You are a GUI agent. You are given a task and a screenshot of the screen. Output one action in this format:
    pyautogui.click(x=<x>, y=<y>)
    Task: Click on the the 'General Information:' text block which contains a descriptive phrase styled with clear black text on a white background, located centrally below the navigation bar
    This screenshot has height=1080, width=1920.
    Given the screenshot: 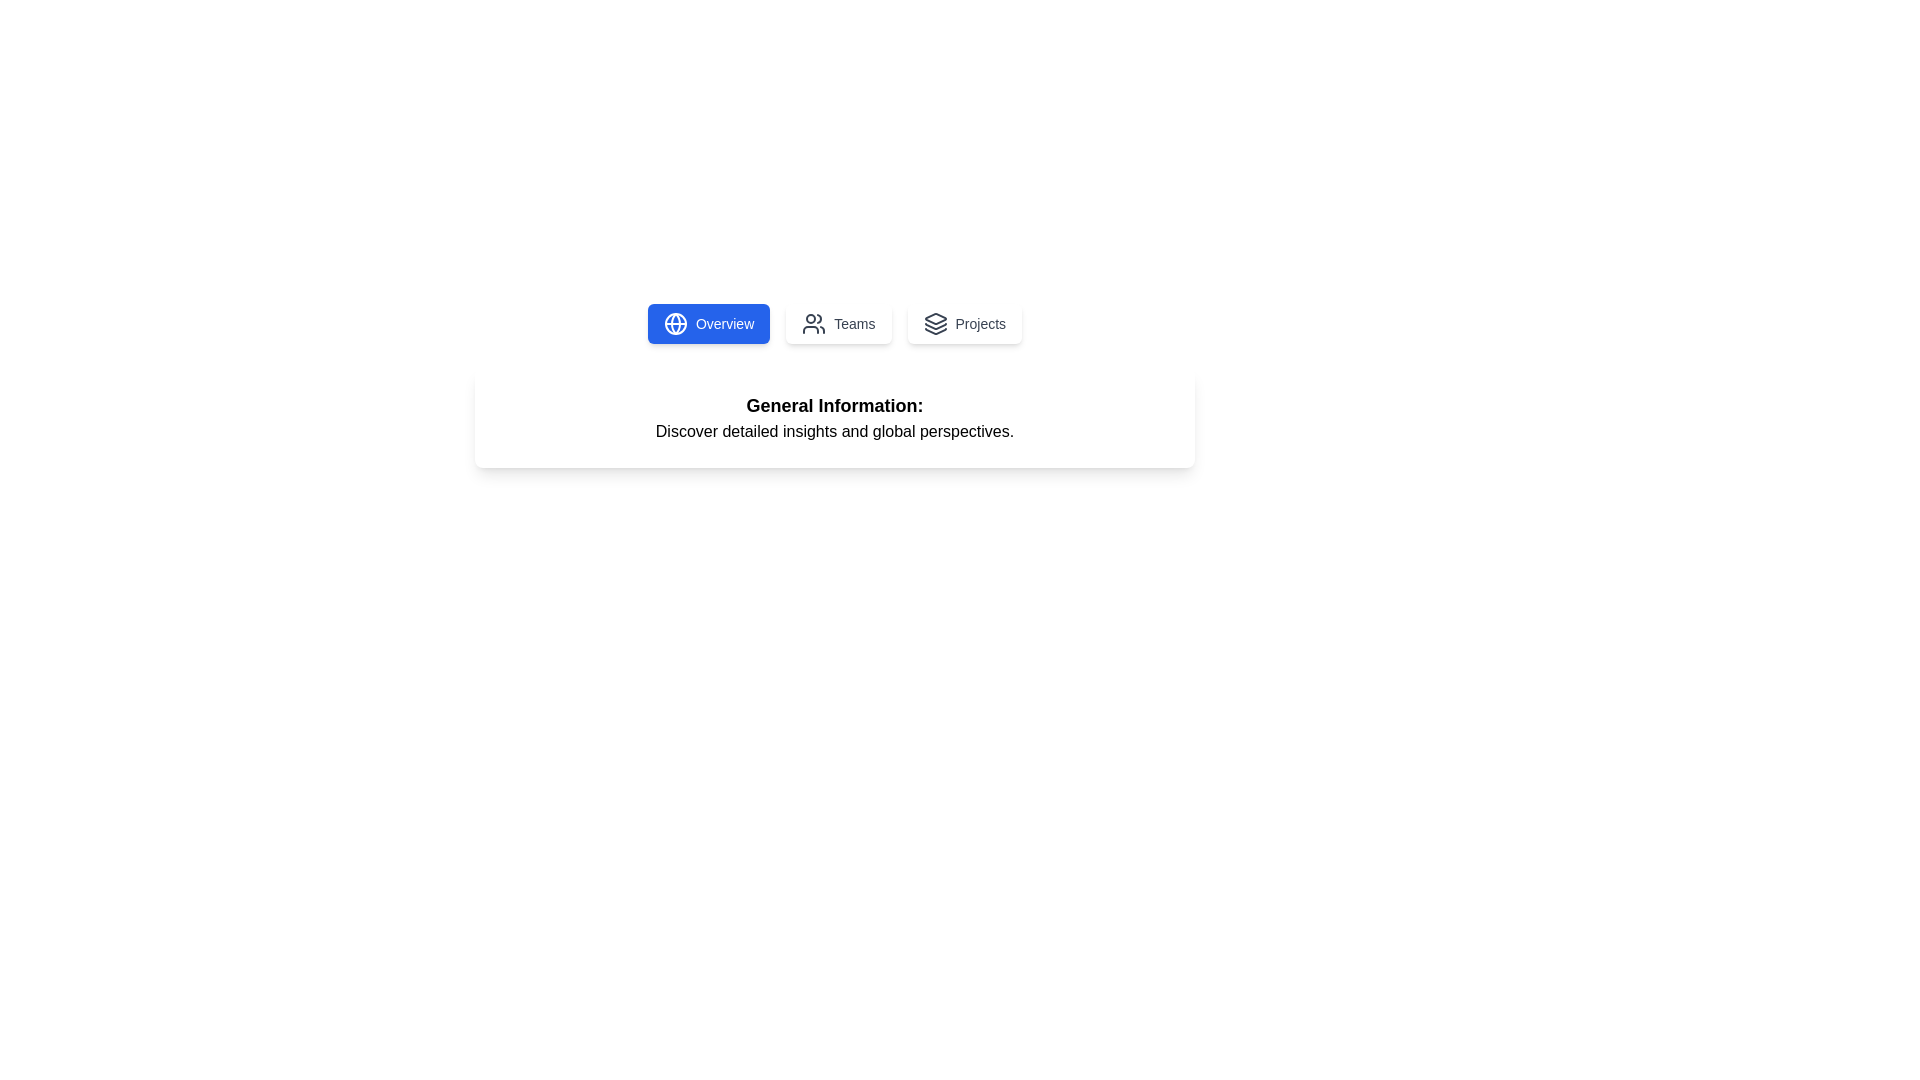 What is the action you would take?
    pyautogui.click(x=835, y=416)
    